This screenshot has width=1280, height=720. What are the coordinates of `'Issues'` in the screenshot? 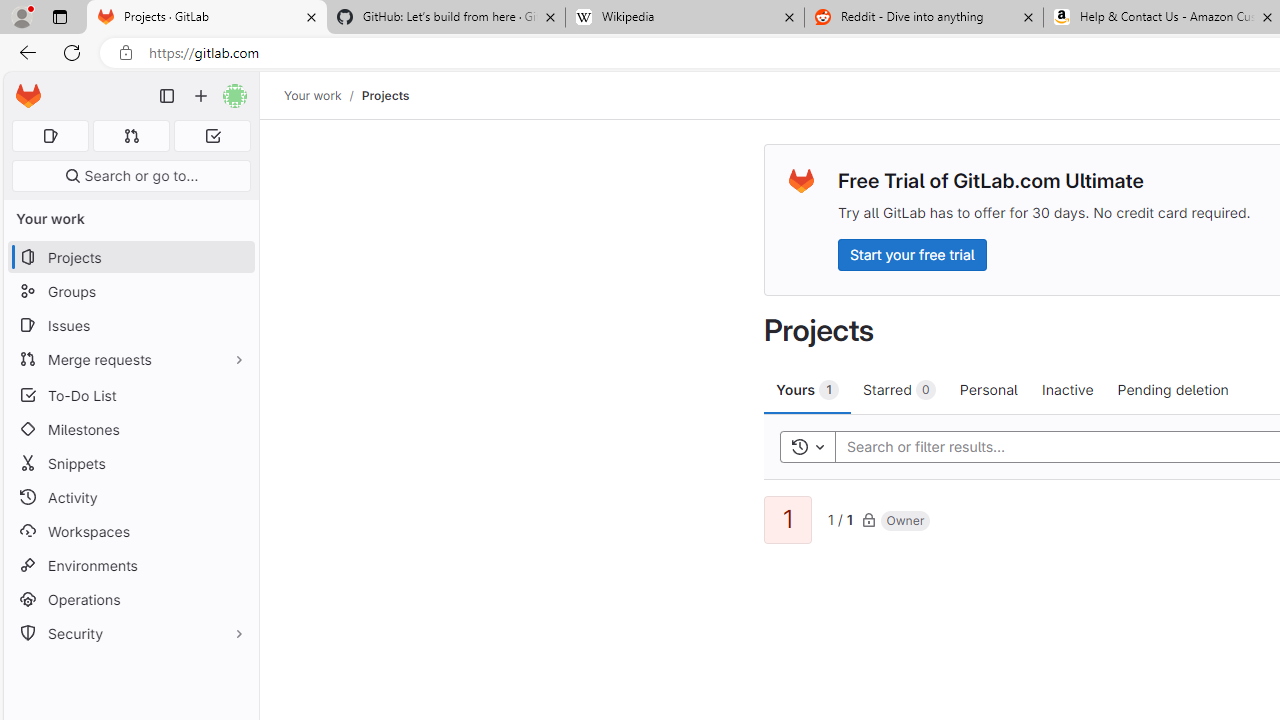 It's located at (130, 324).